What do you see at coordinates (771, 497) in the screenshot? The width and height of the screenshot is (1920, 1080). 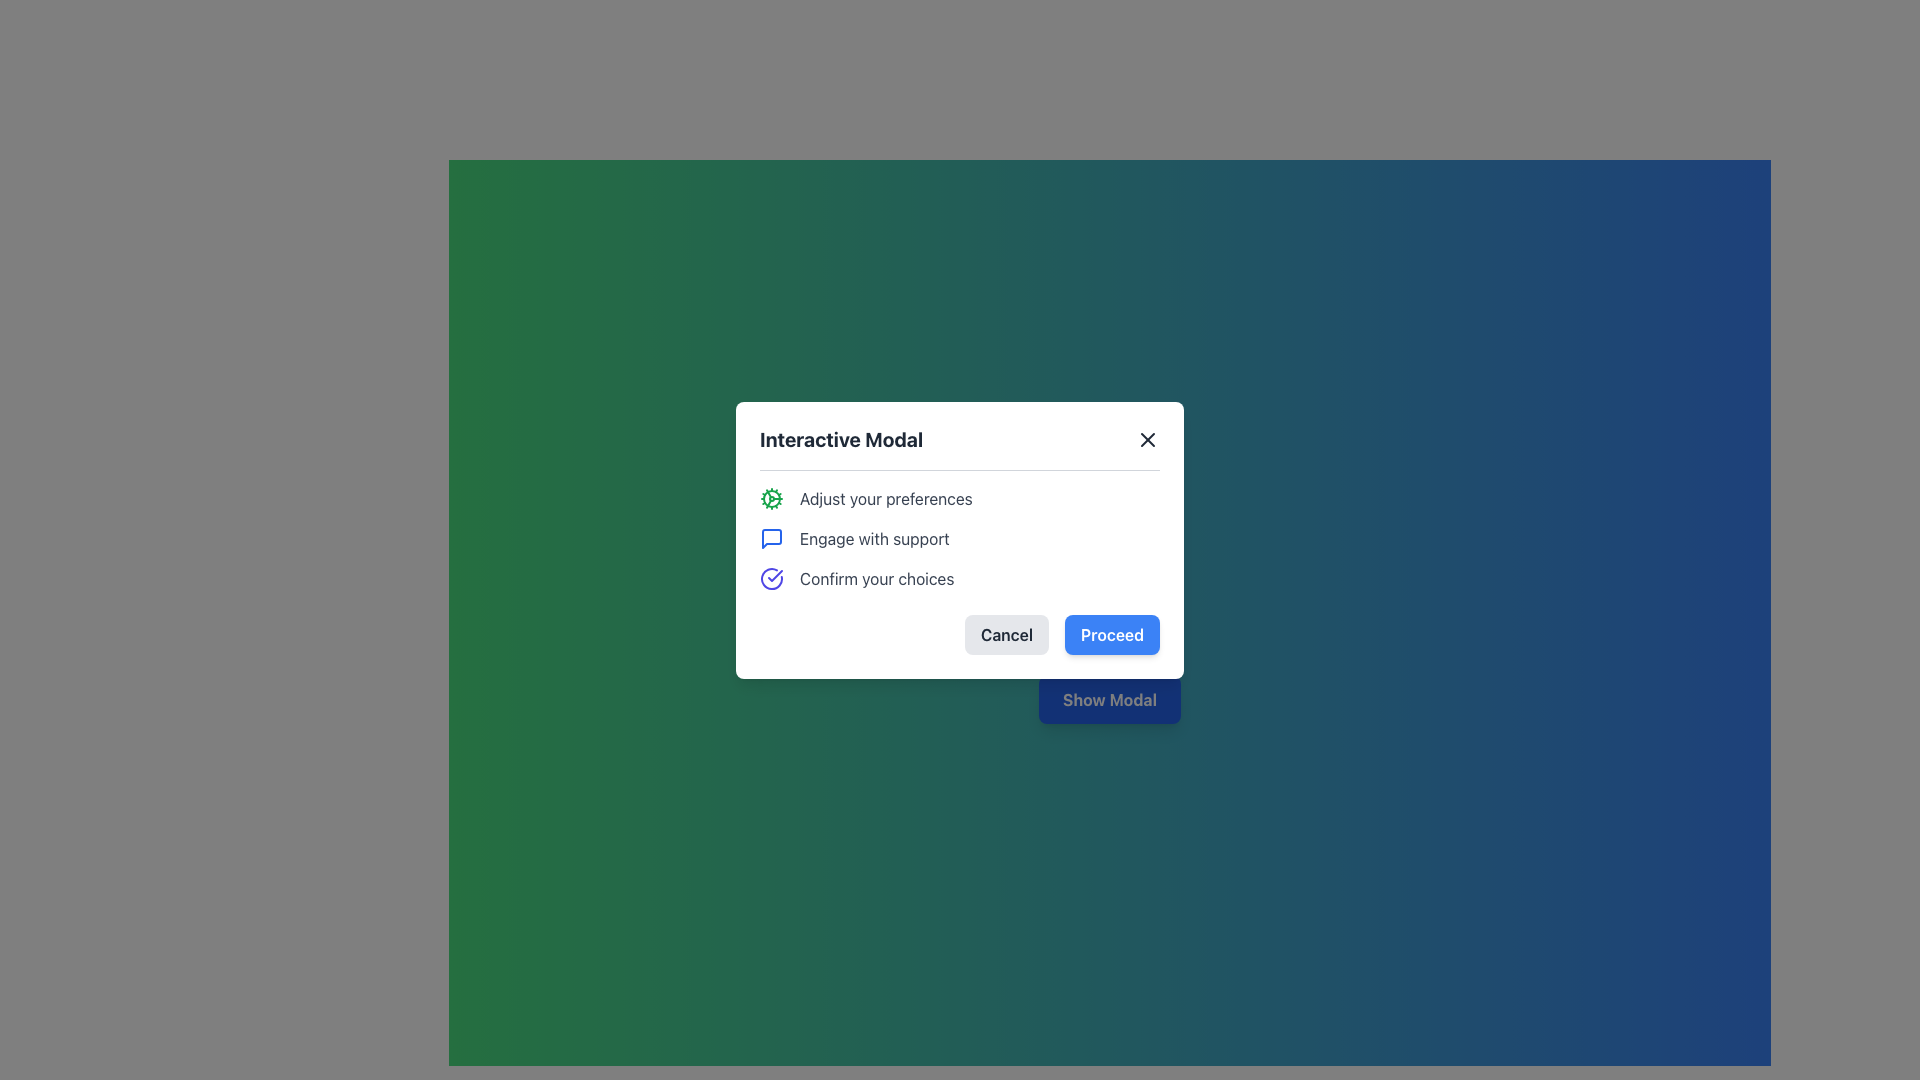 I see `the green cogwheel icon representing settings or adjustments, located to the left of the text 'Adjust your preferences' in the modal dialog box` at bounding box center [771, 497].